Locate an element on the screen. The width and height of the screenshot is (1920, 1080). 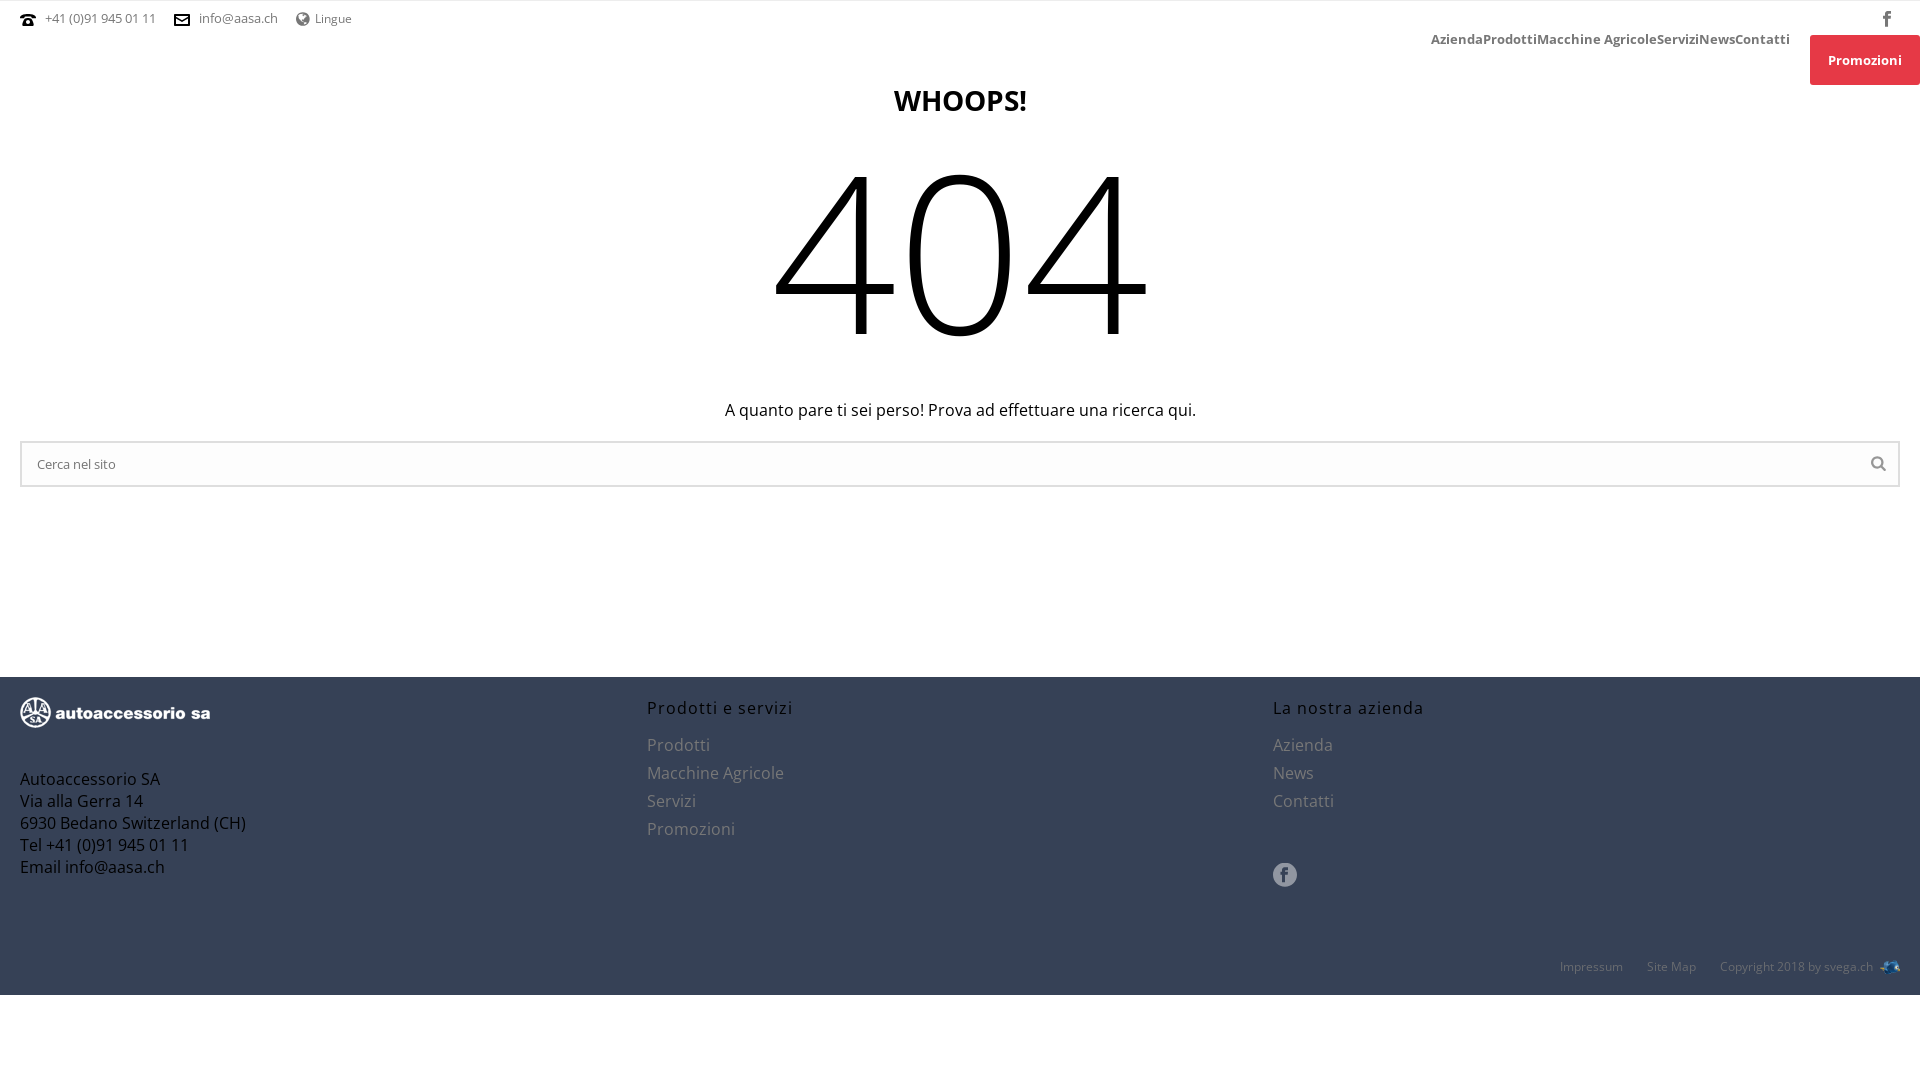
'Azienda' is located at coordinates (1457, 38).